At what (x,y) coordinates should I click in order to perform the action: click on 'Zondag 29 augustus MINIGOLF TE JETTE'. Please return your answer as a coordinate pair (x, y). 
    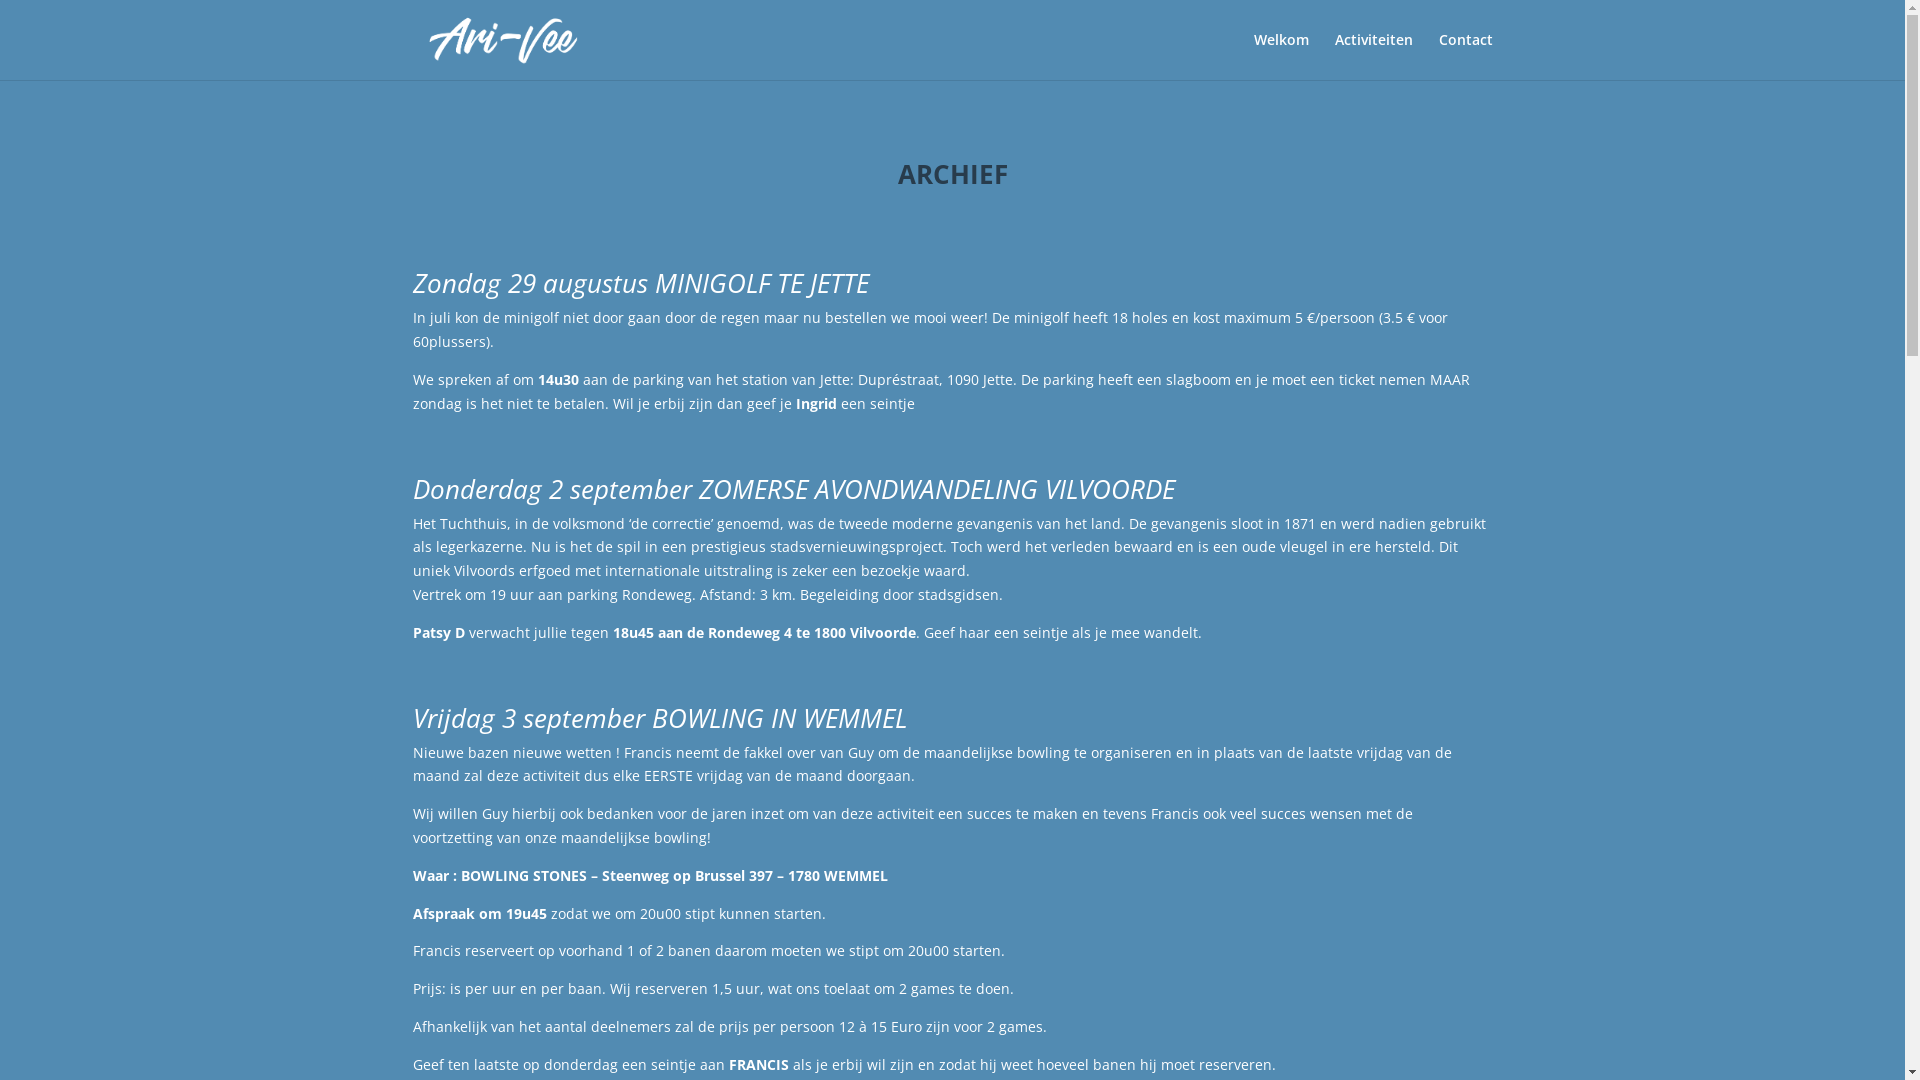
    Looking at the image, I should click on (638, 282).